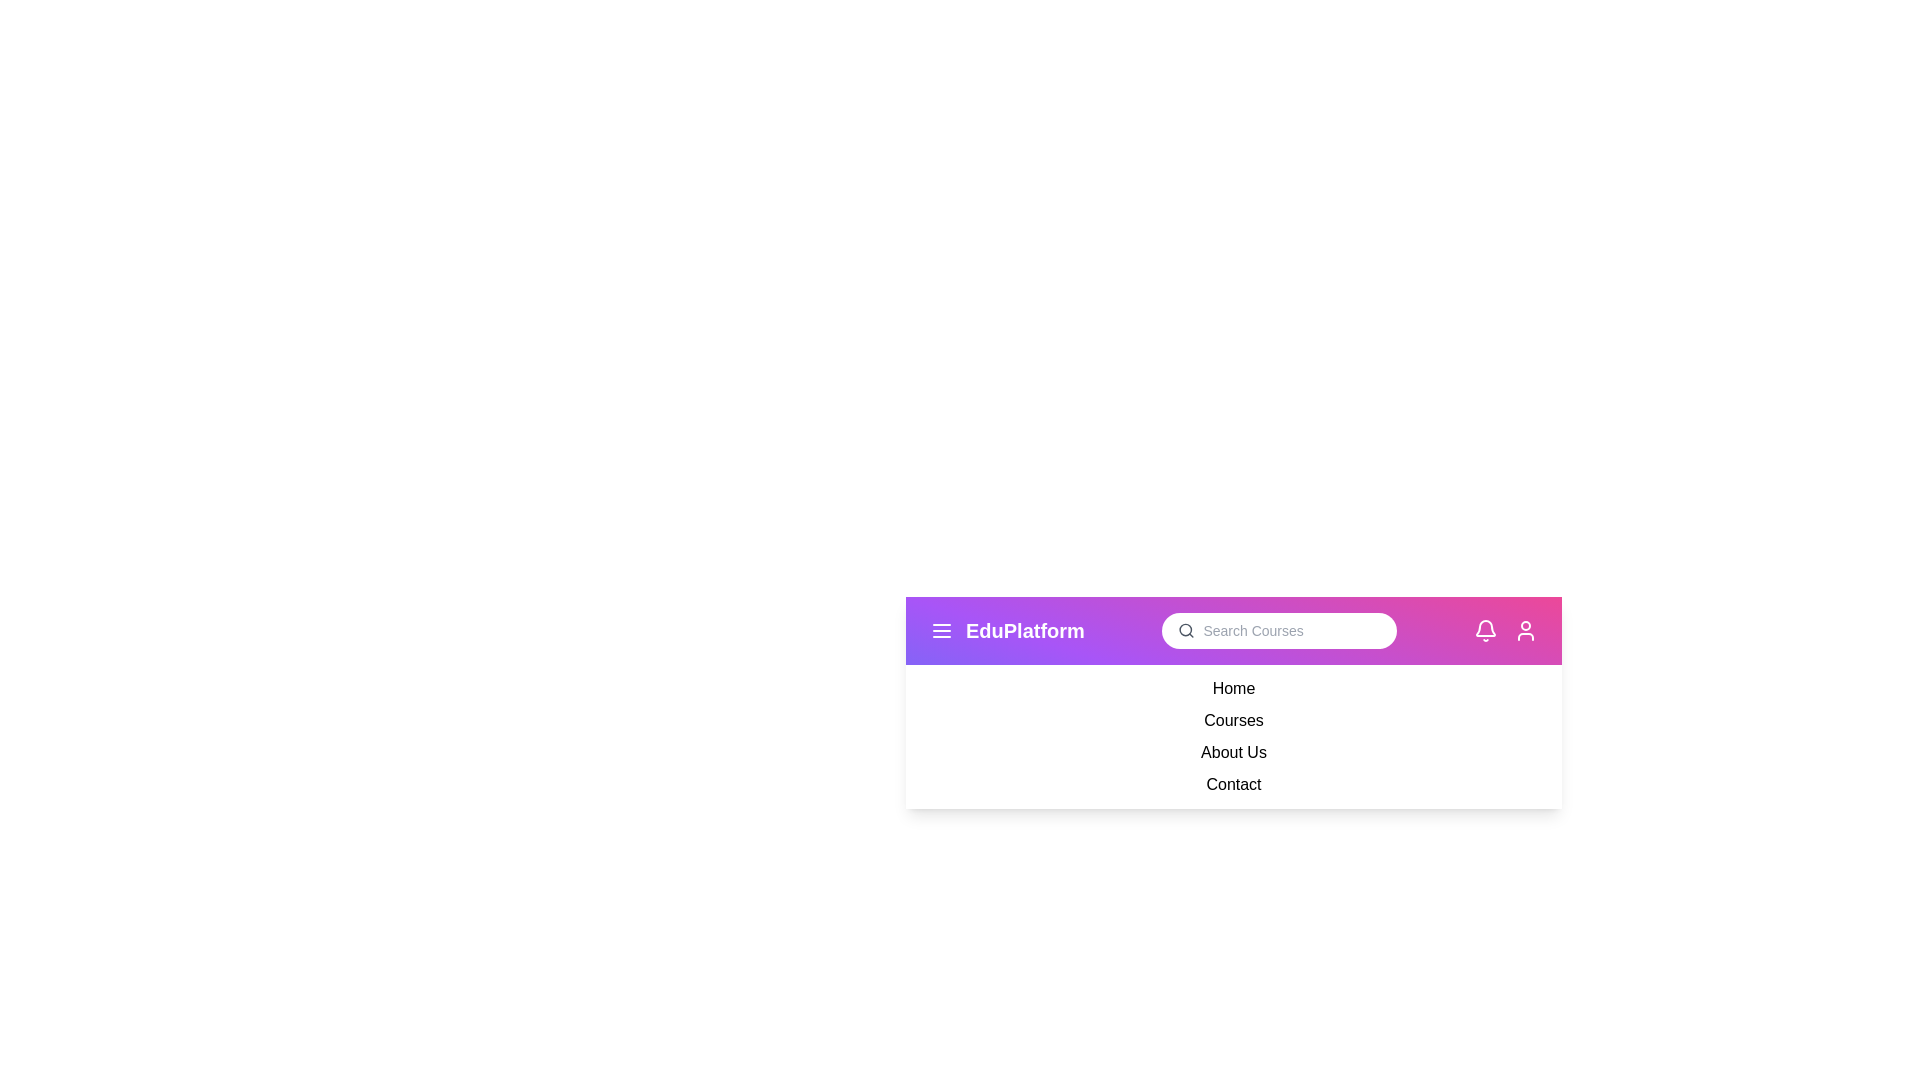  Describe the element at coordinates (1232, 752) in the screenshot. I see `the dropdown menu item About Us` at that location.